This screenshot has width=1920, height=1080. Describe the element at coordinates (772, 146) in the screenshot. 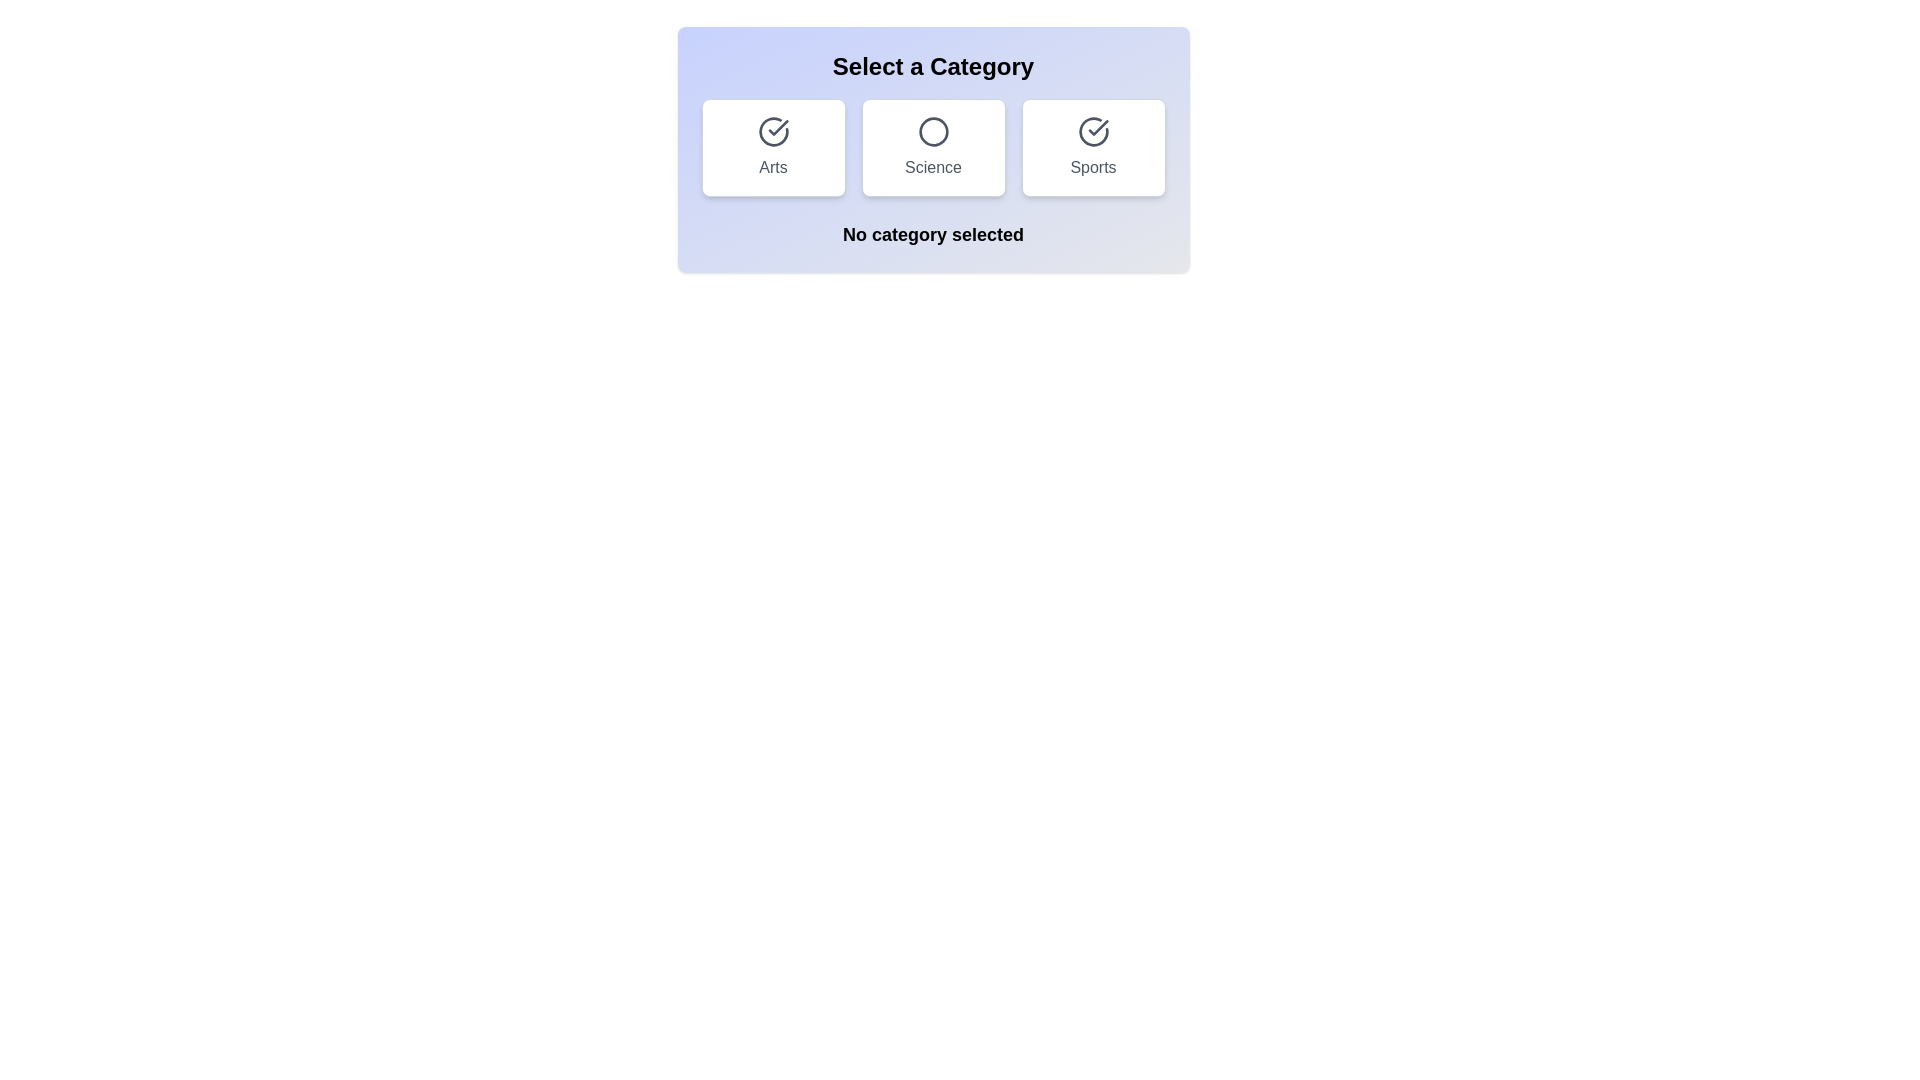

I see `the button labeled 'Arts', which is the first card on the left in a grid layout of three cards` at that location.